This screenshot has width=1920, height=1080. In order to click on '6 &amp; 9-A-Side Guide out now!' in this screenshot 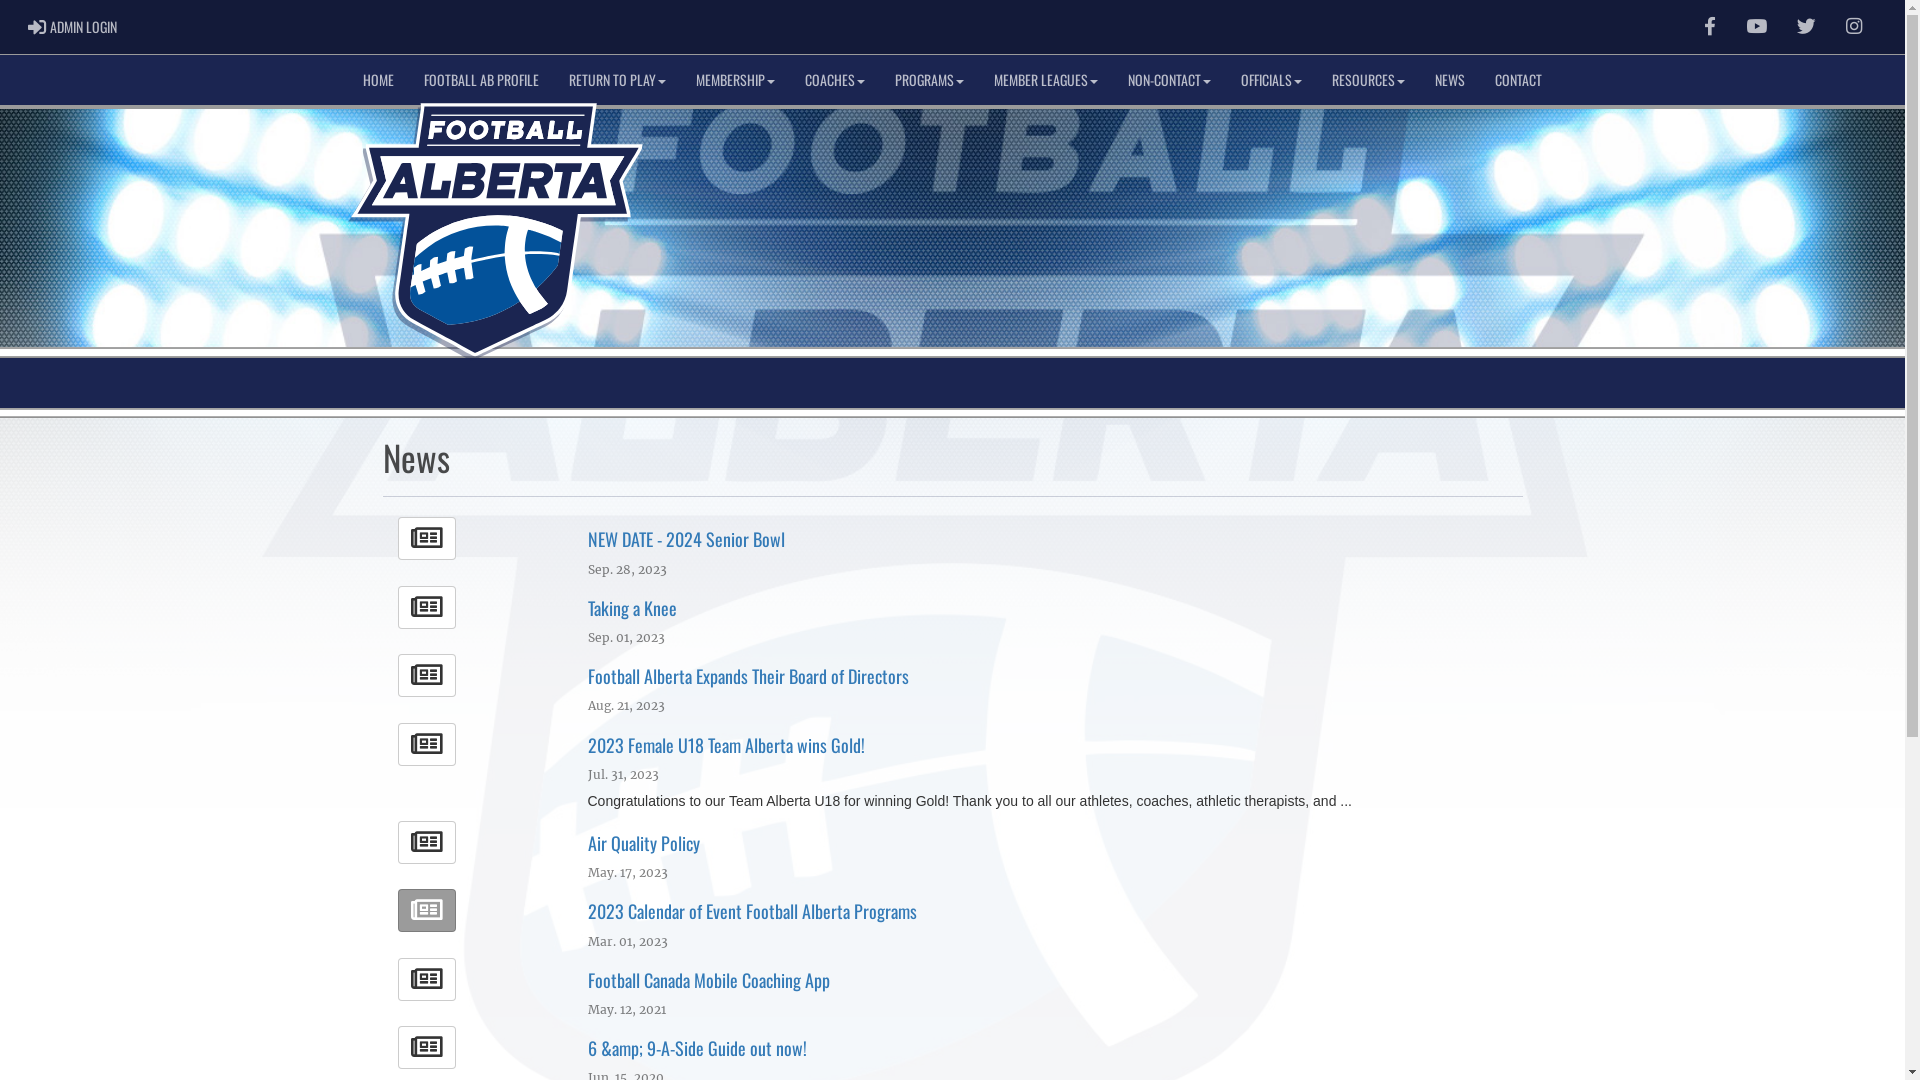, I will do `click(697, 1047)`.